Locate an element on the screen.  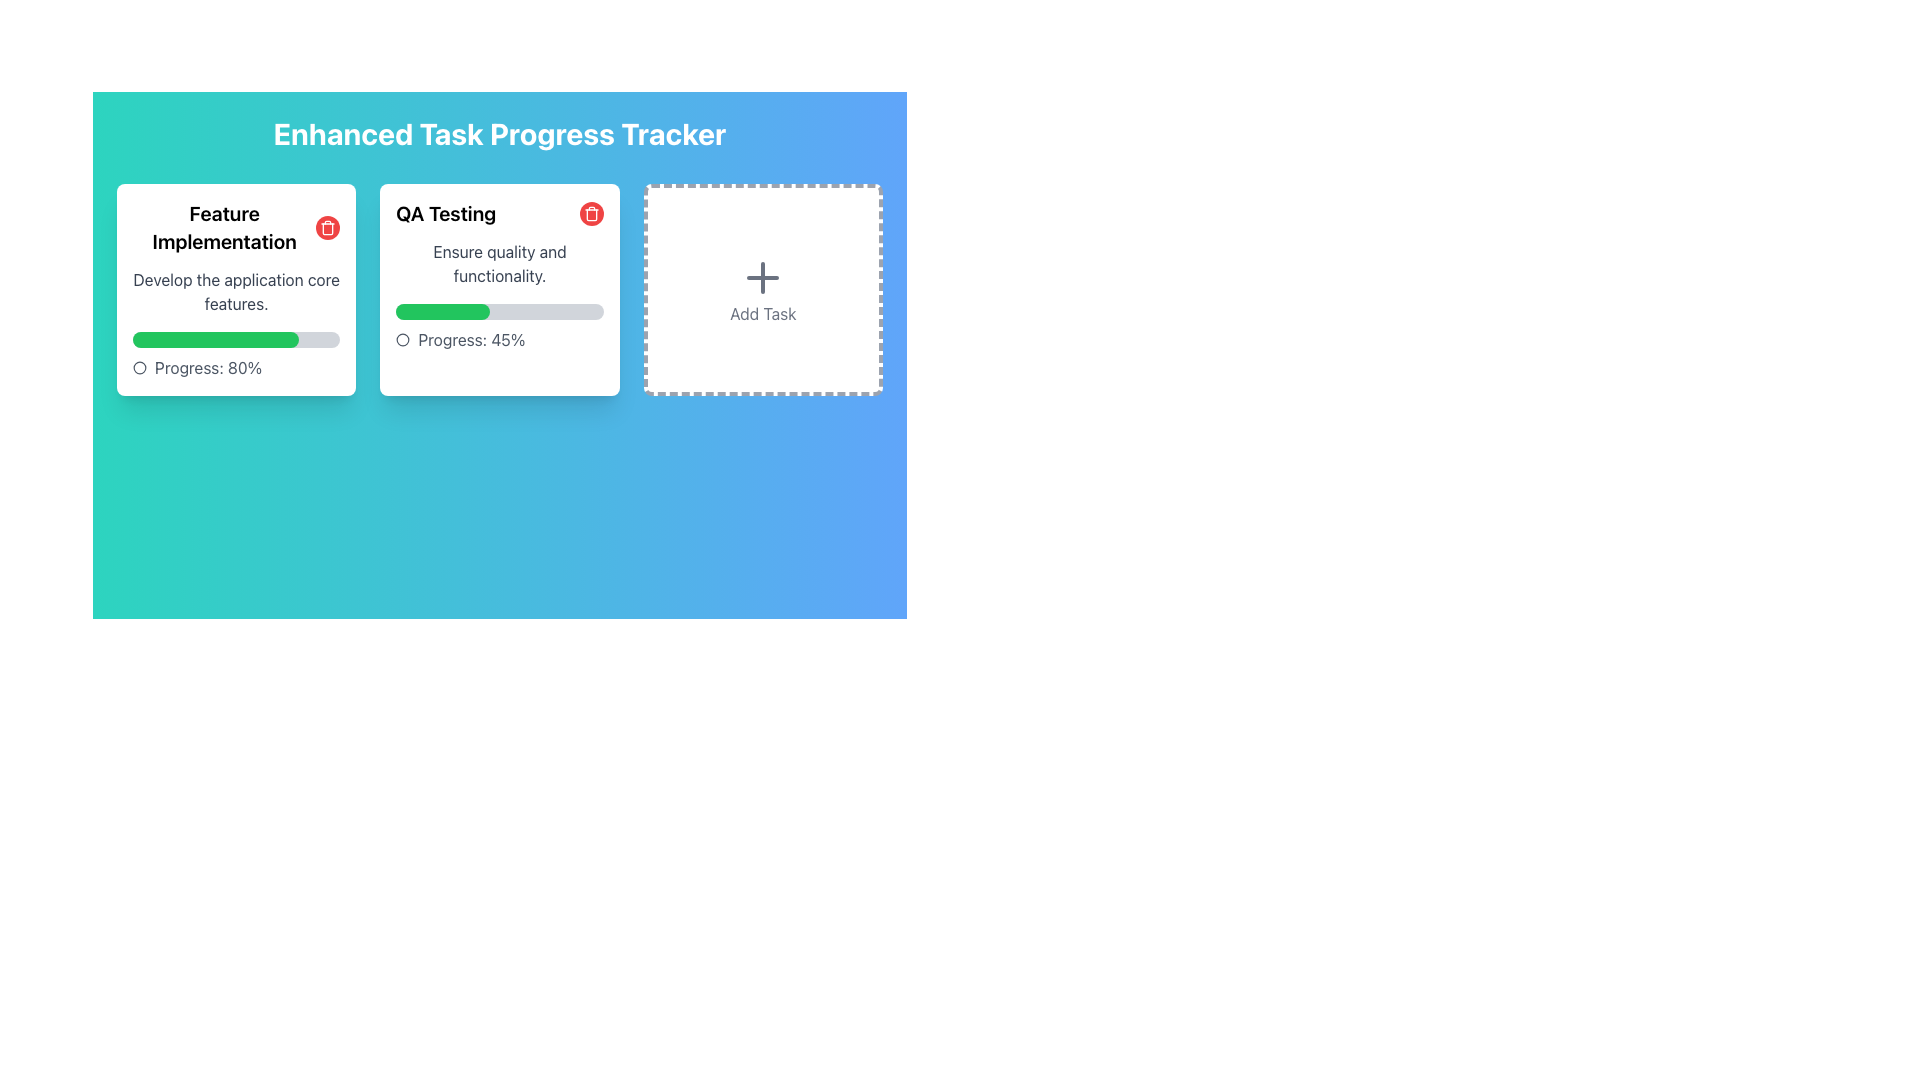
the gray plus symbol icon located within the dashed-bordered white button, which is positioned above the 'Add Task' label is located at coordinates (762, 277).